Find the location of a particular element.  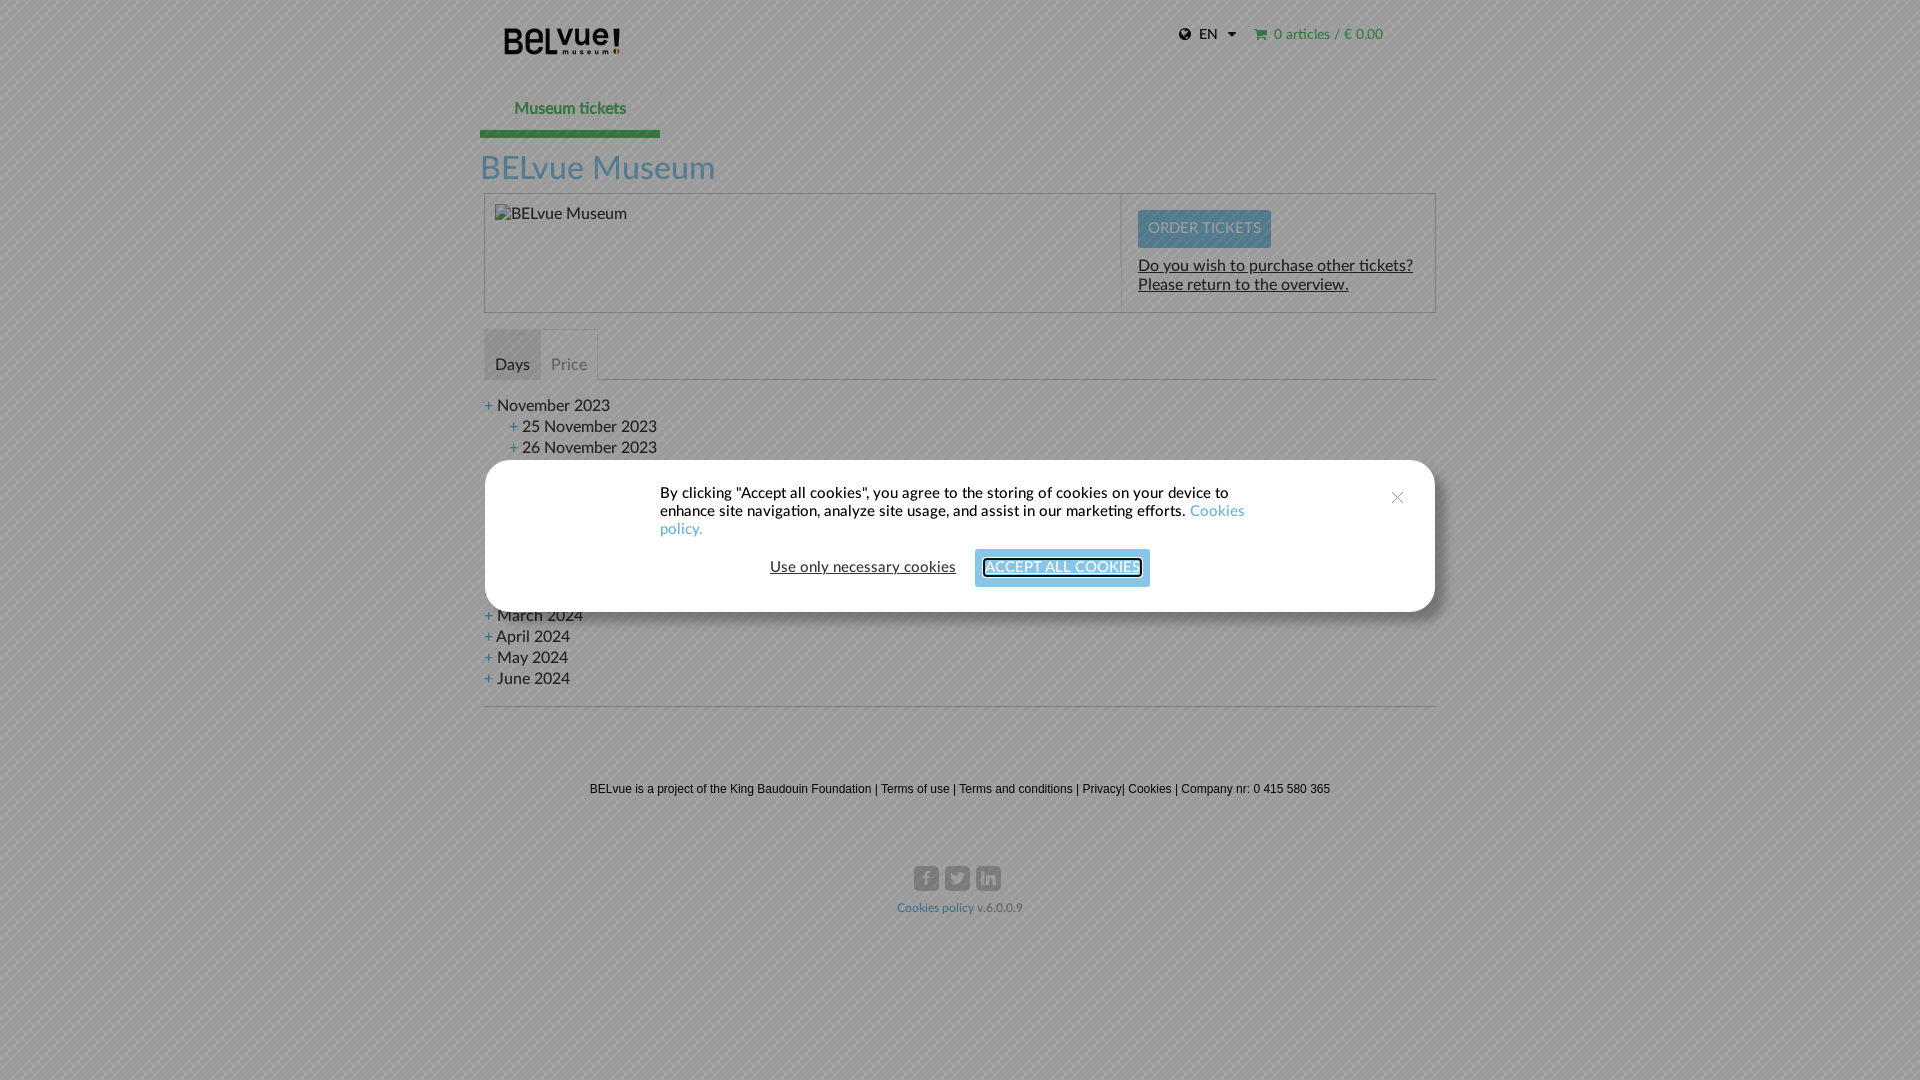

'29 November 2023' is located at coordinates (588, 509).